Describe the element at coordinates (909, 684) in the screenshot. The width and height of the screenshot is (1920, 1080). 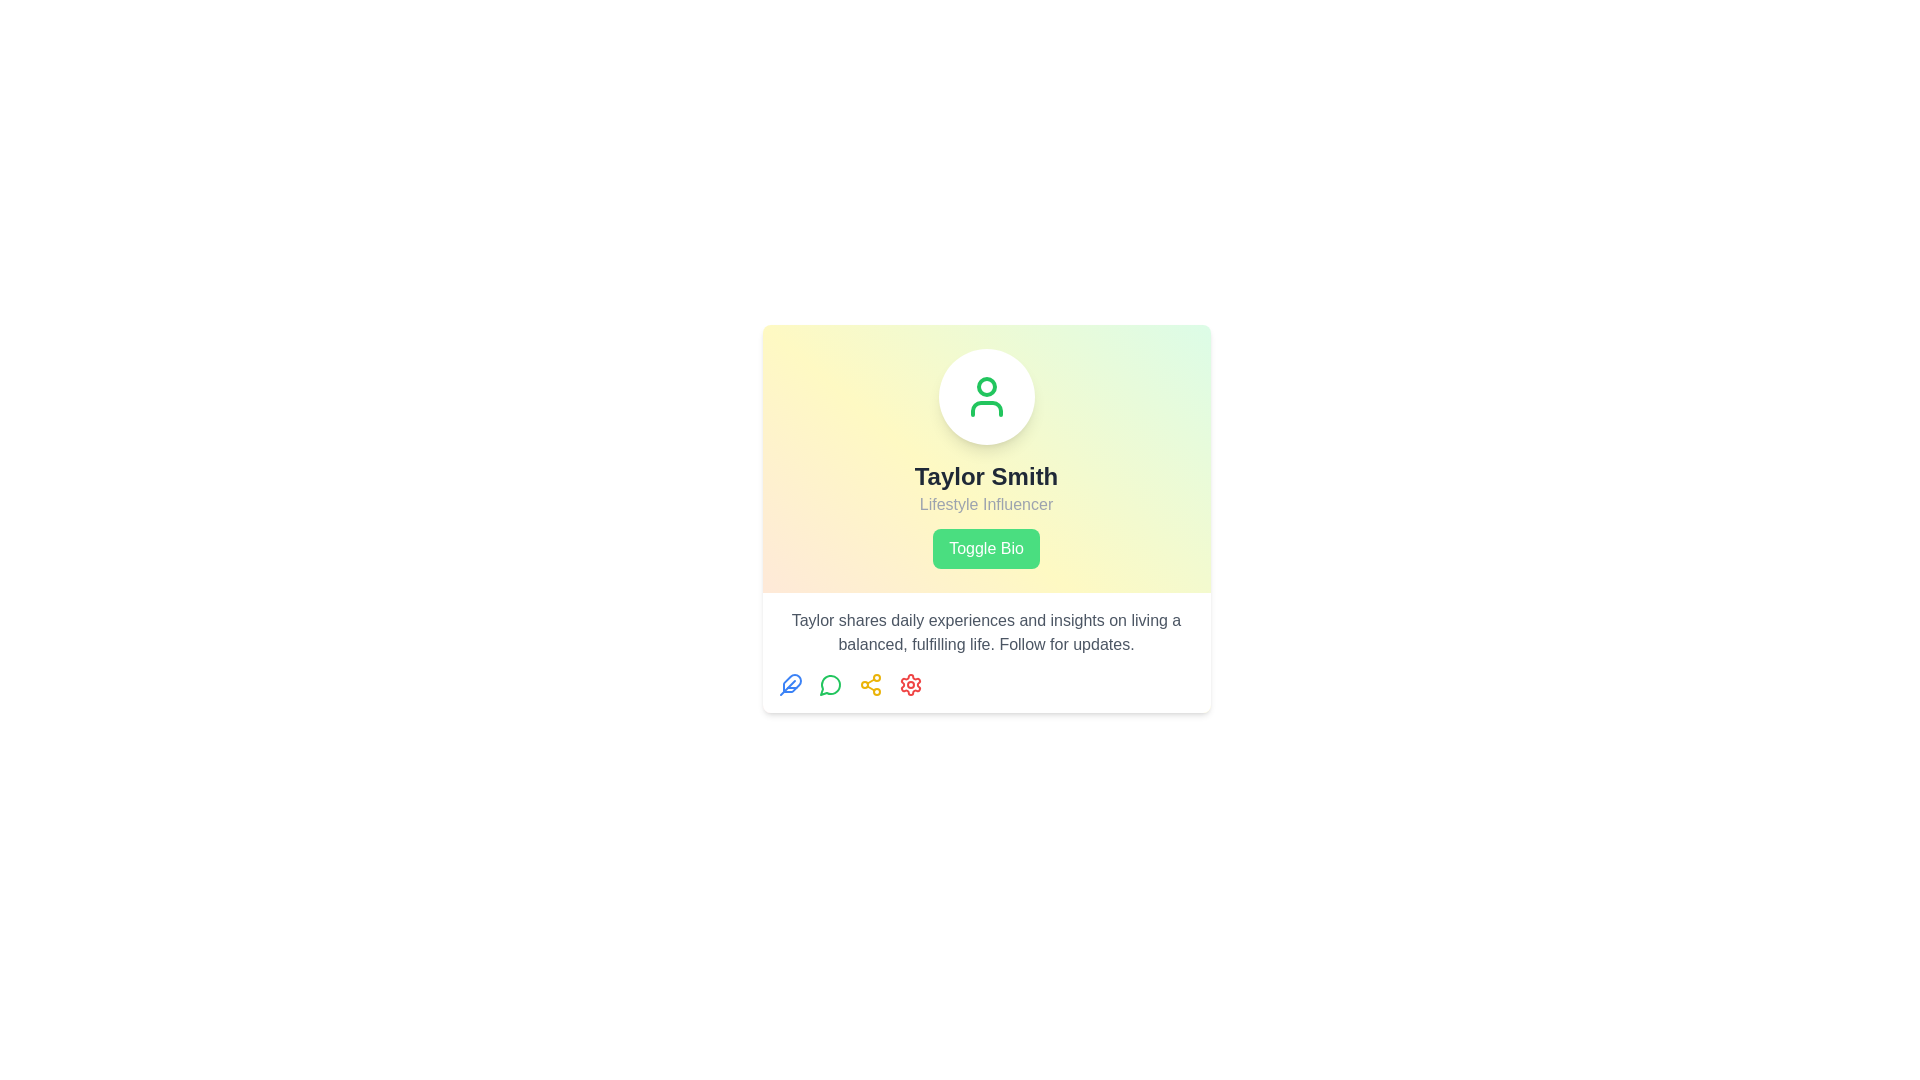
I see `the red gear icon button located as the fourth icon from the left` at that location.